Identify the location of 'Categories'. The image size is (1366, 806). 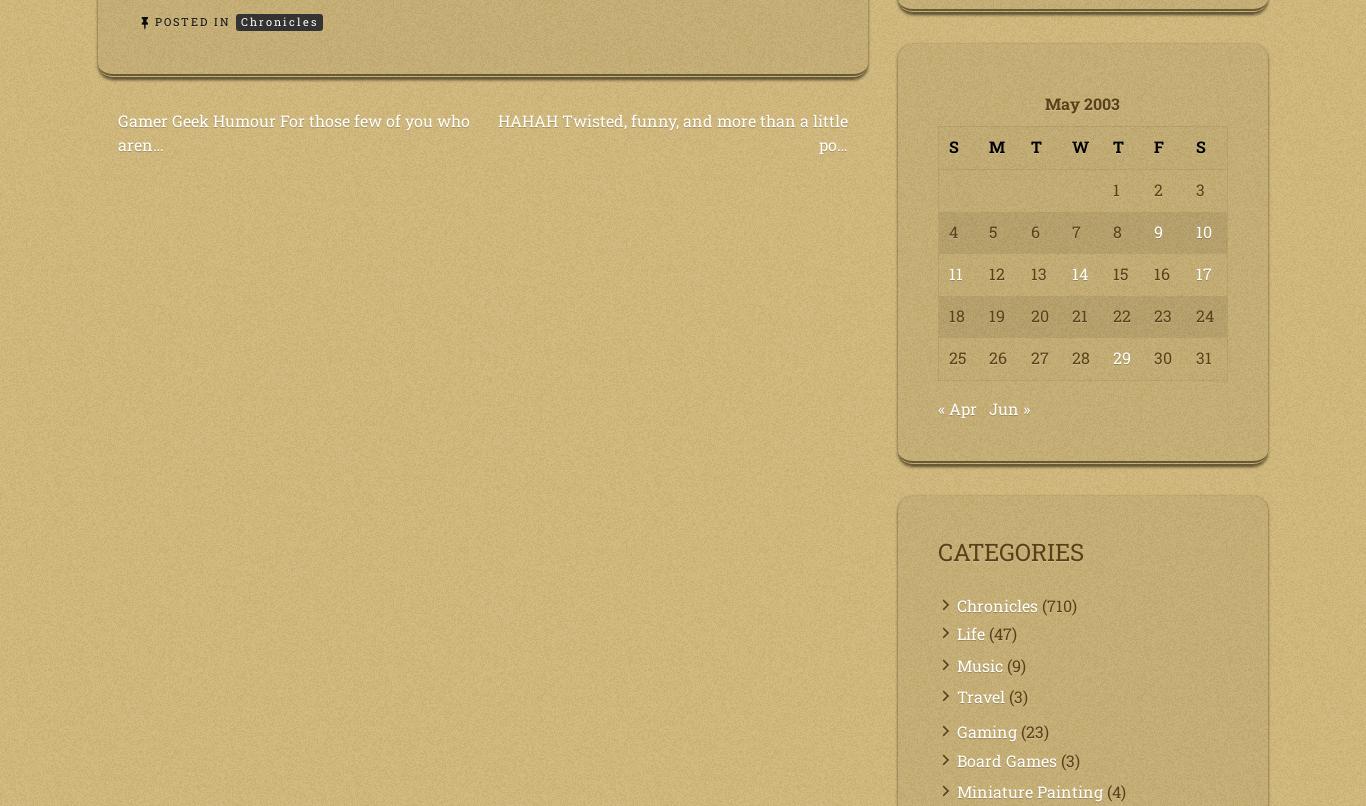
(1010, 550).